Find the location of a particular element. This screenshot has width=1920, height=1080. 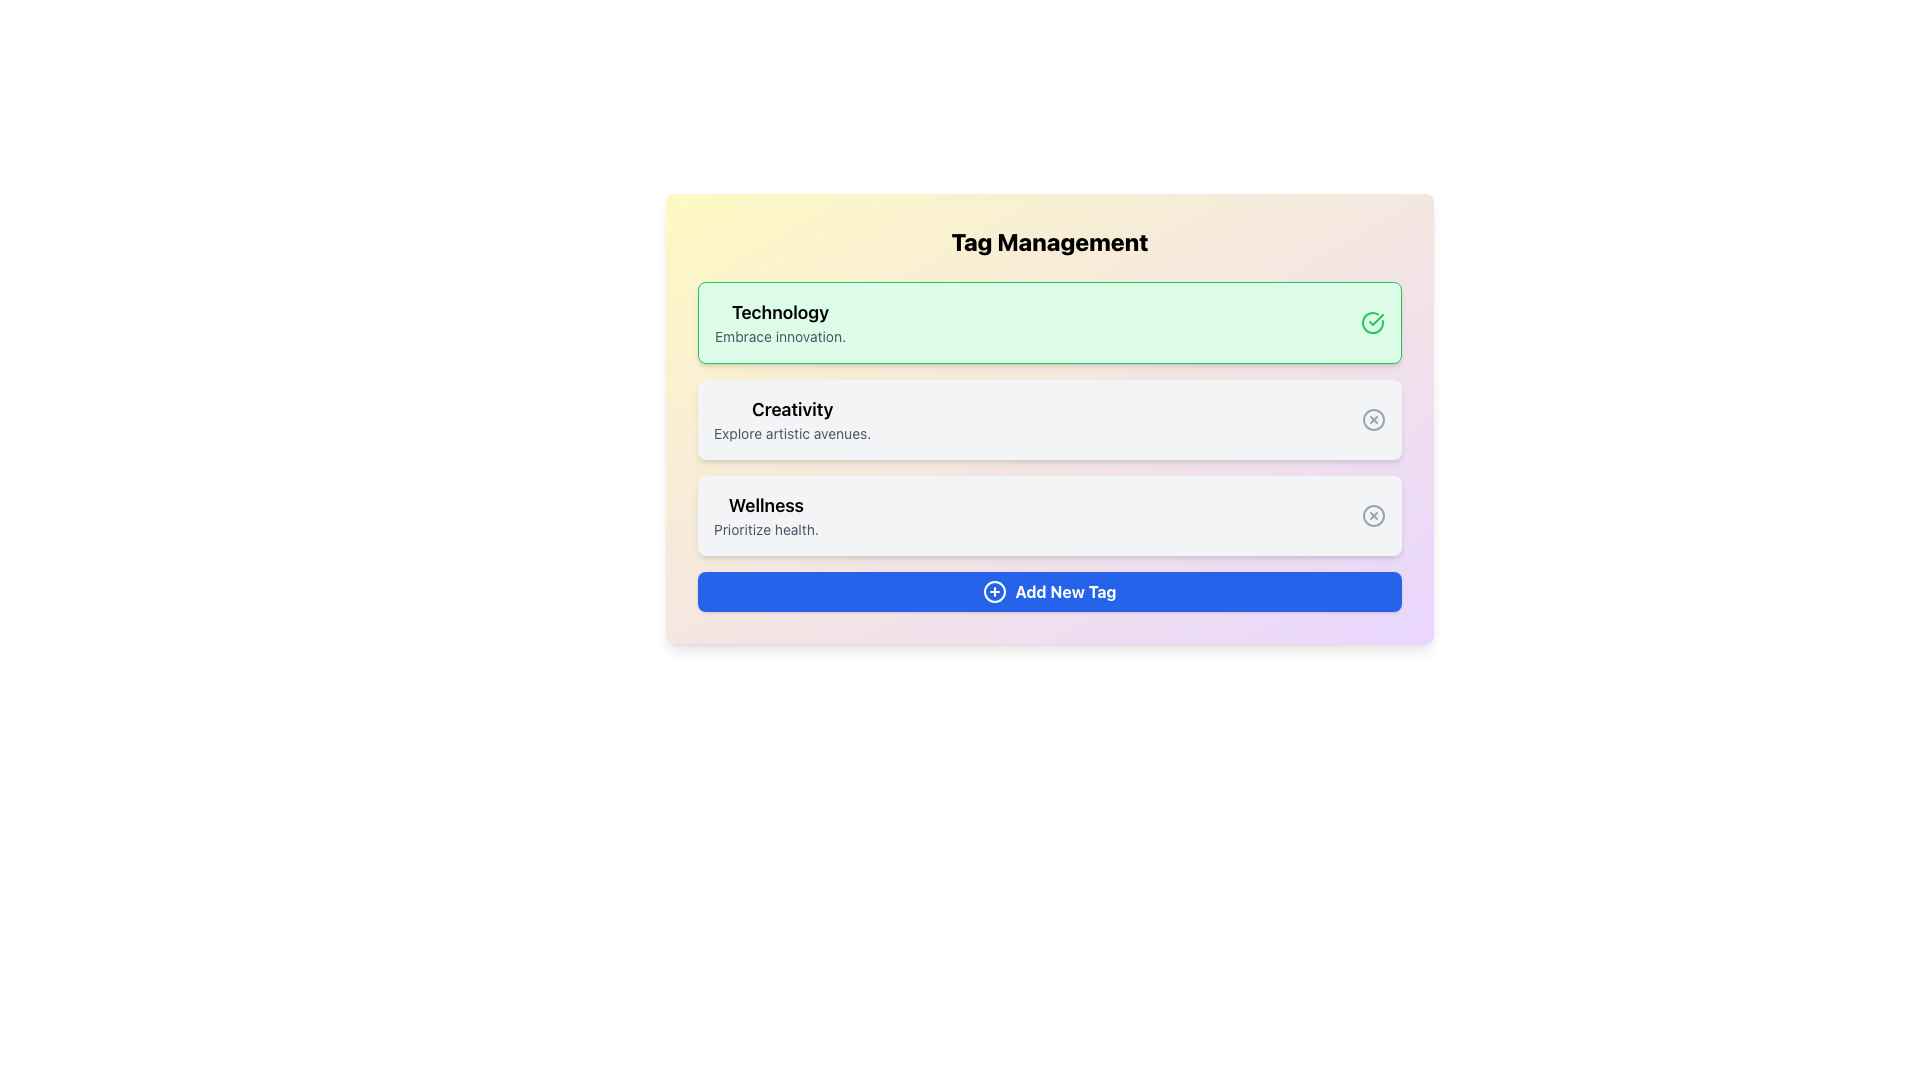

the circular cancel icon located on the rightmost side of the 'Creativity' section is located at coordinates (1372, 419).